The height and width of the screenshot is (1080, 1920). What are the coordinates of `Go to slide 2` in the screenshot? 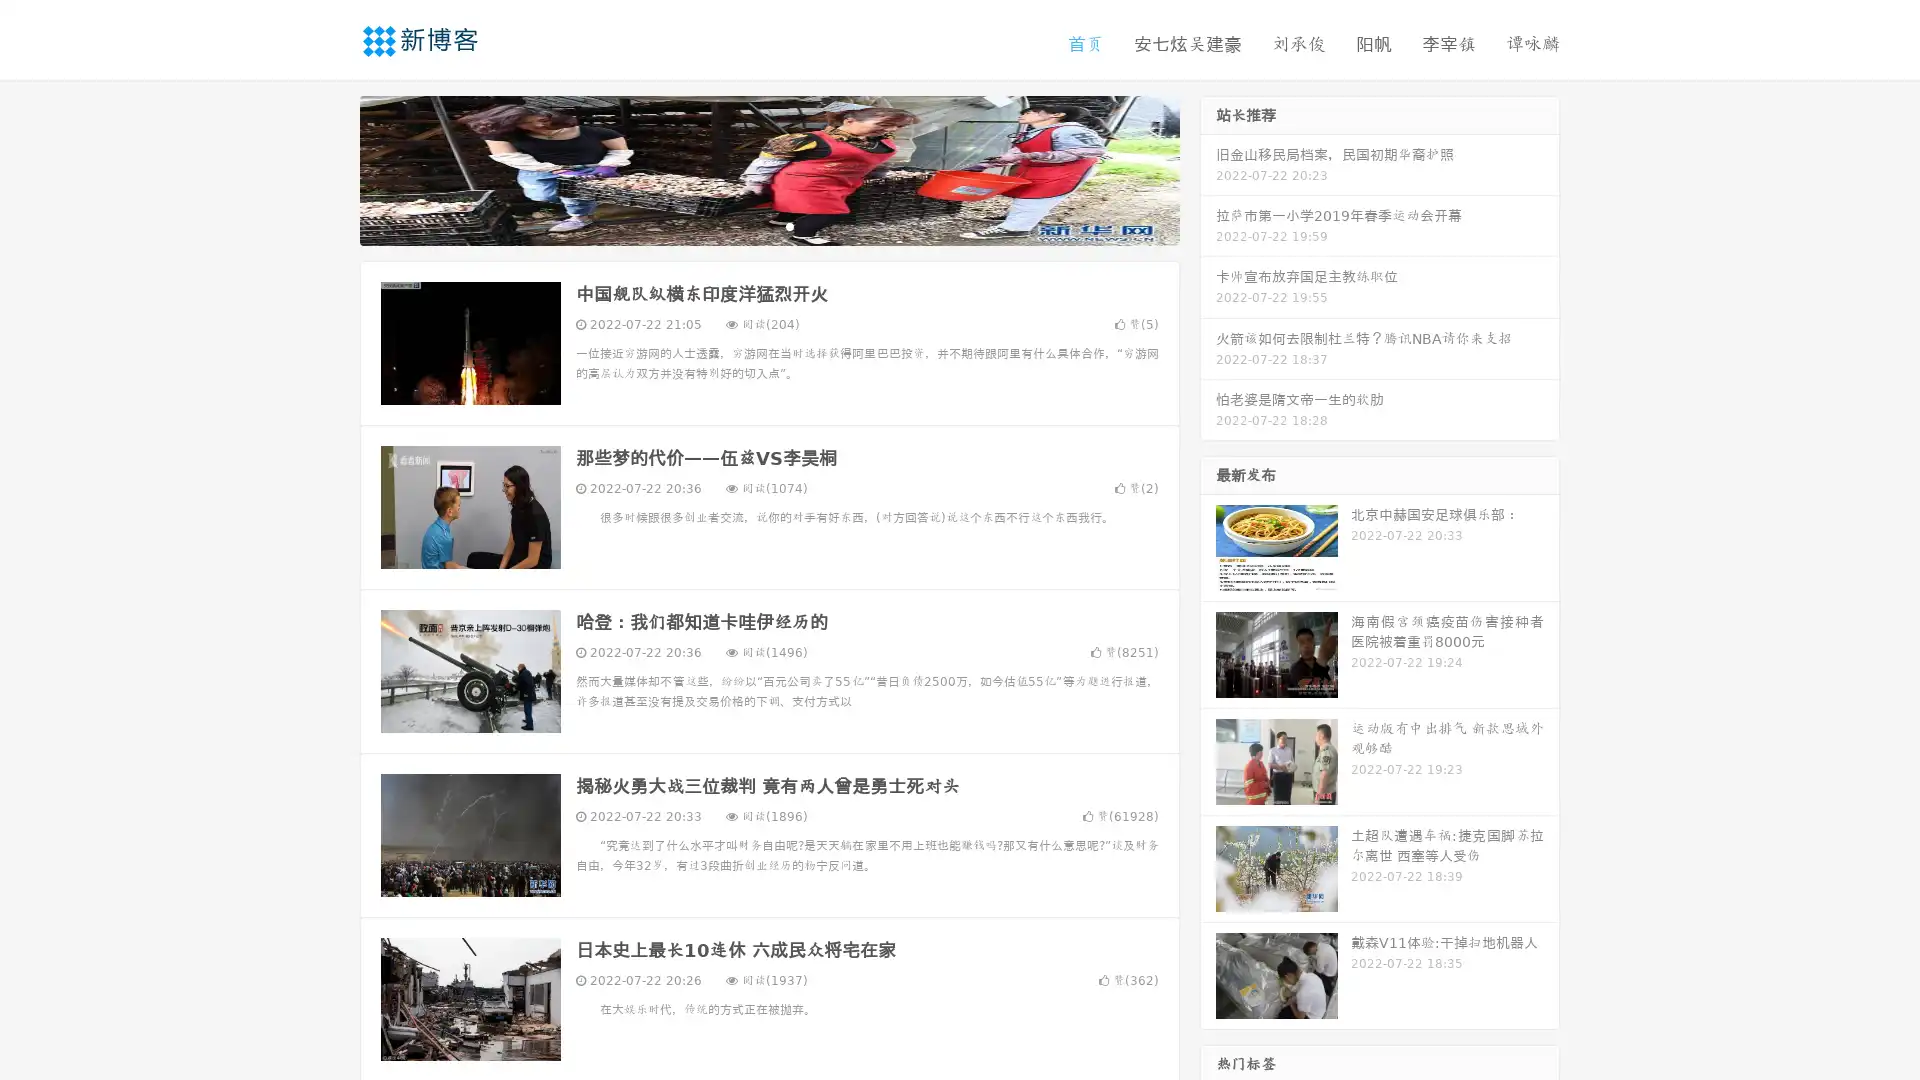 It's located at (768, 225).